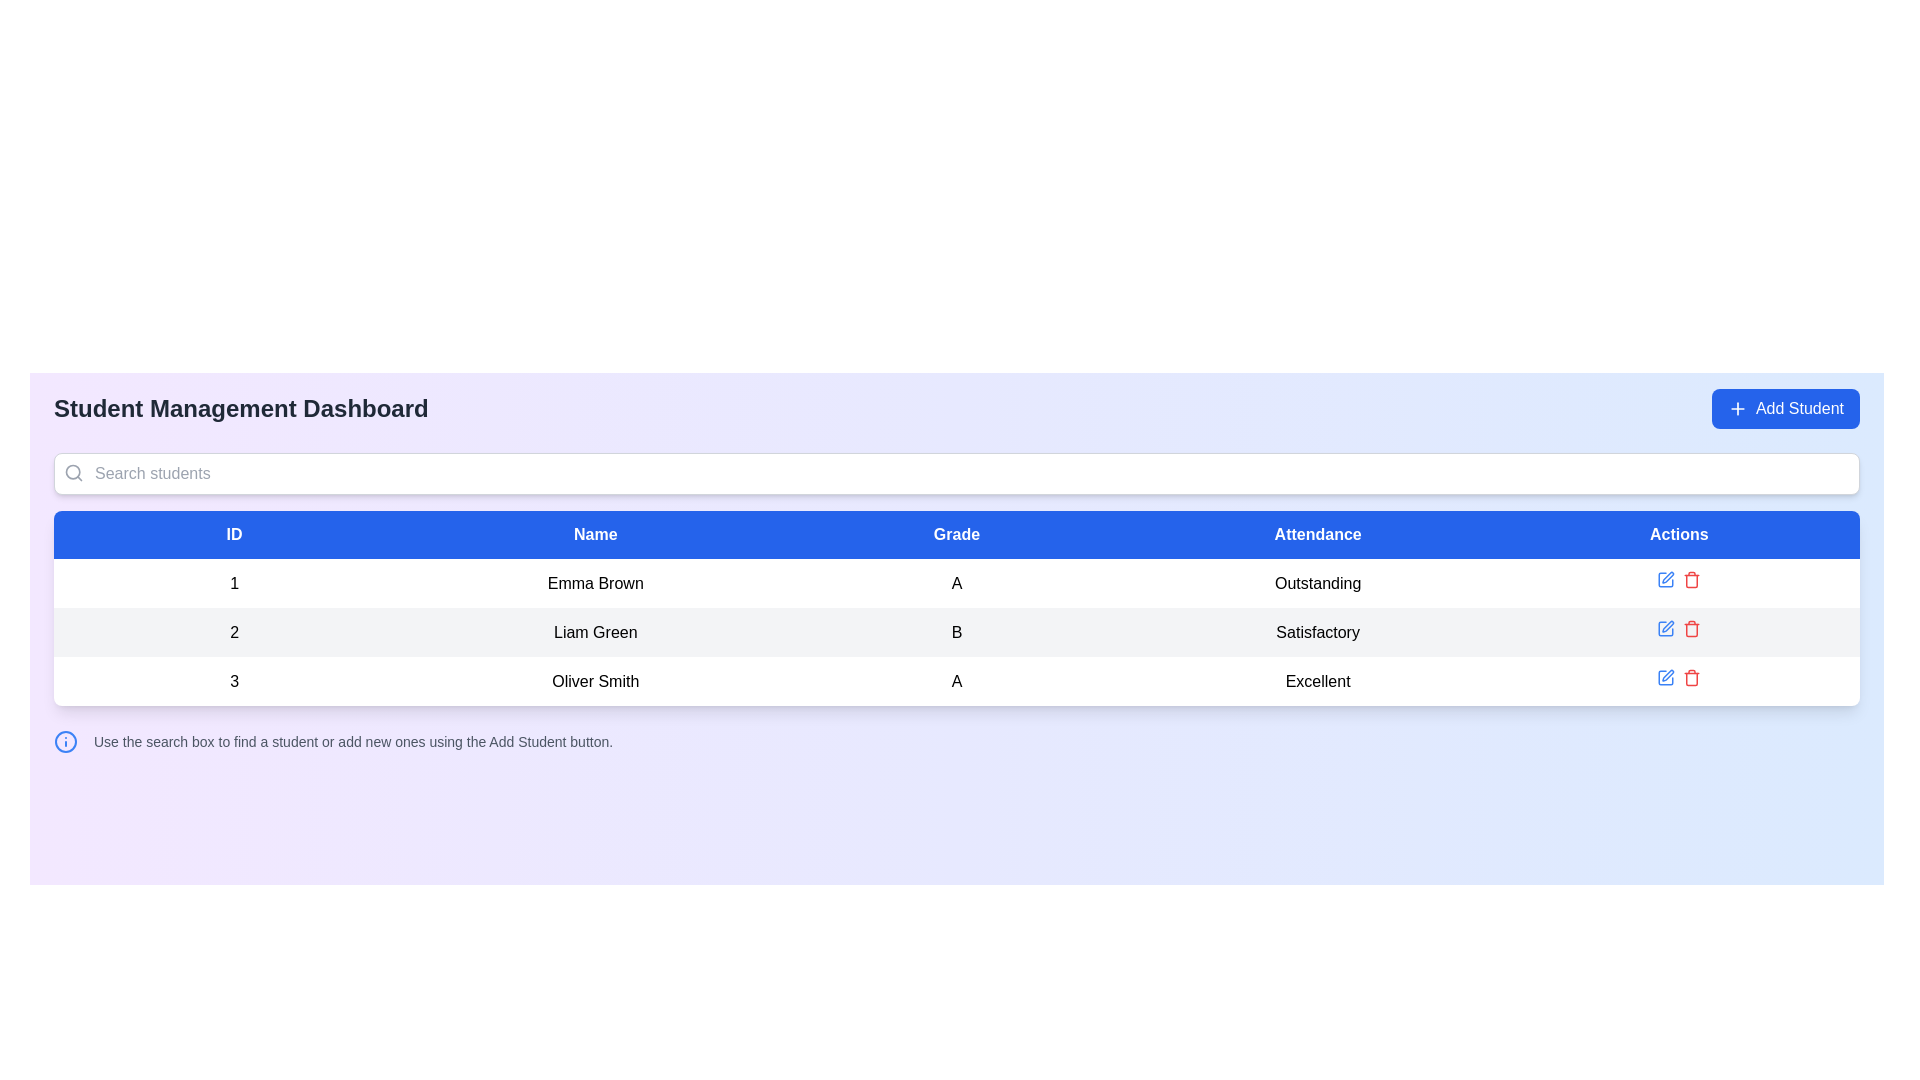 This screenshot has width=1920, height=1080. Describe the element at coordinates (1736, 407) in the screenshot. I see `the '+' icon within the blue 'Add Student' button located in the top right corner of the dashboard interface` at that location.